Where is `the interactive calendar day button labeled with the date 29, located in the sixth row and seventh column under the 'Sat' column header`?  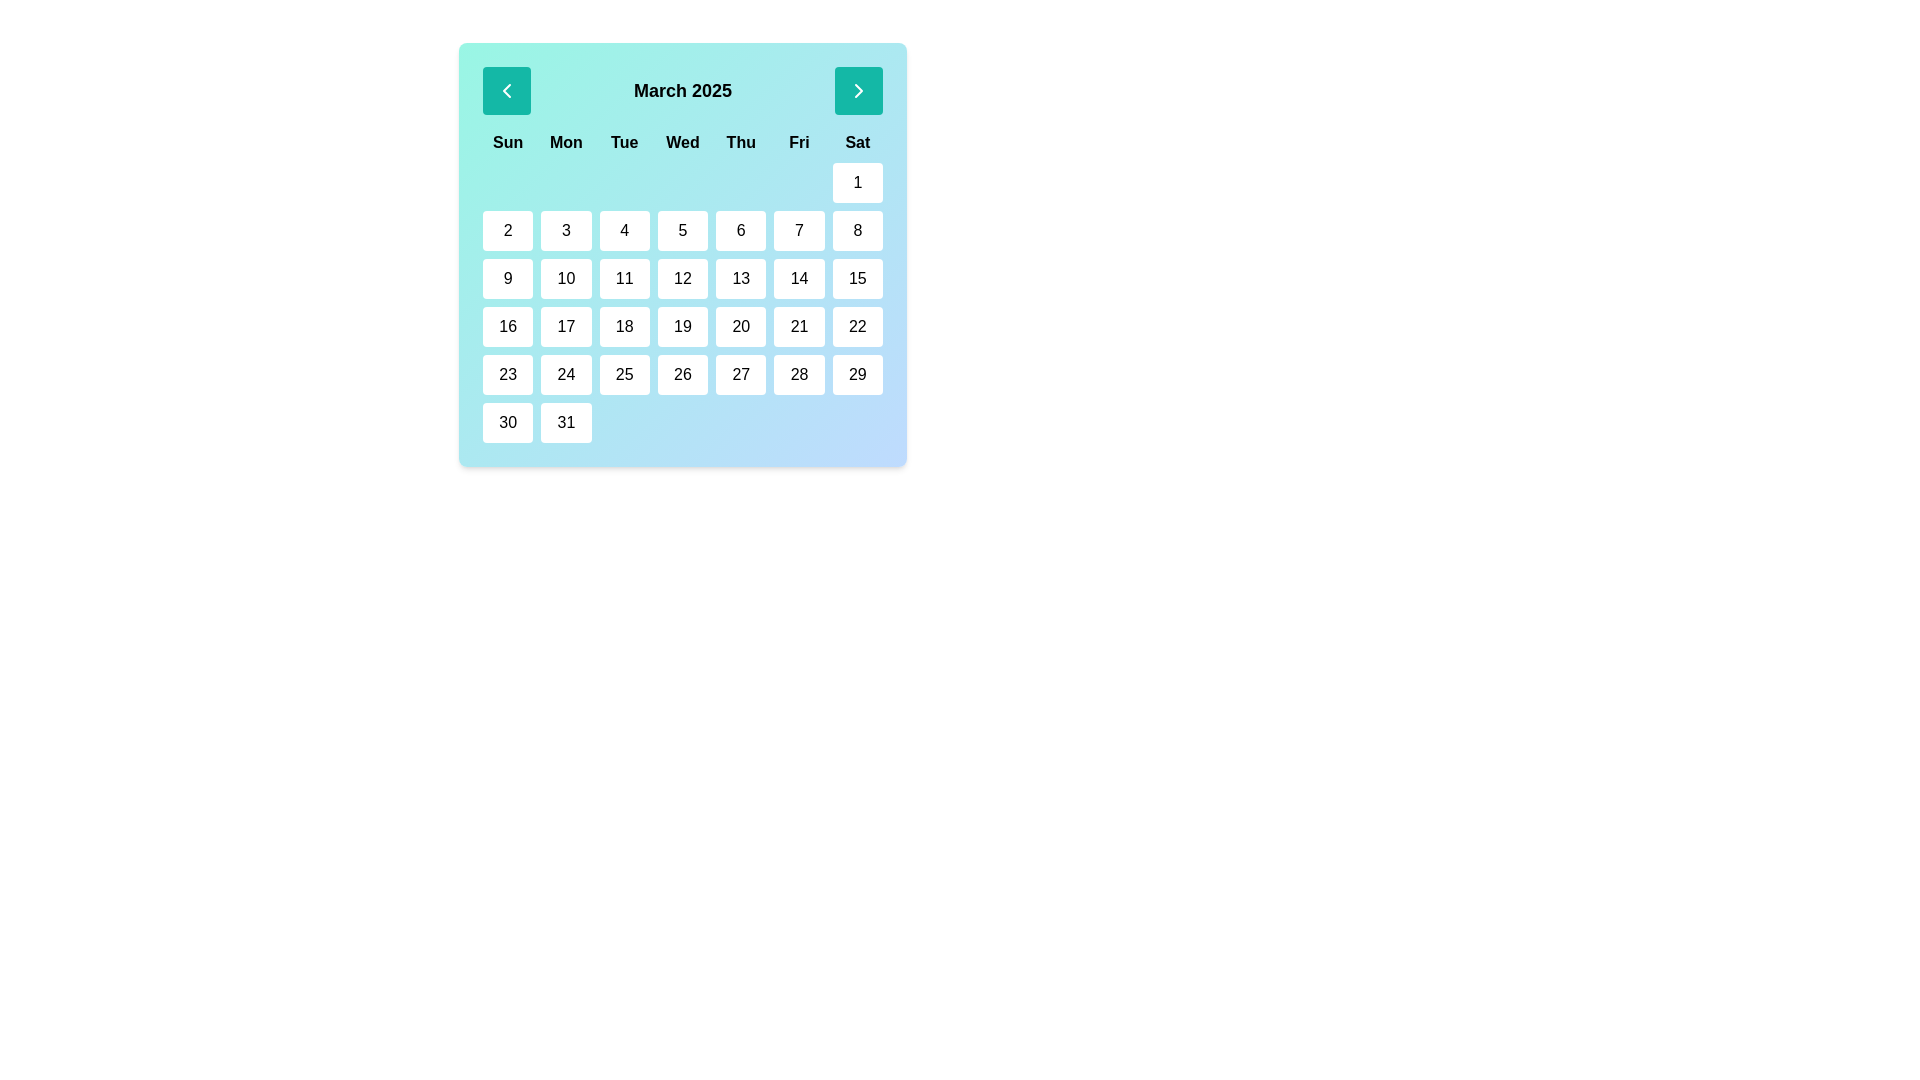
the interactive calendar day button labeled with the date 29, located in the sixth row and seventh column under the 'Sat' column header is located at coordinates (857, 374).